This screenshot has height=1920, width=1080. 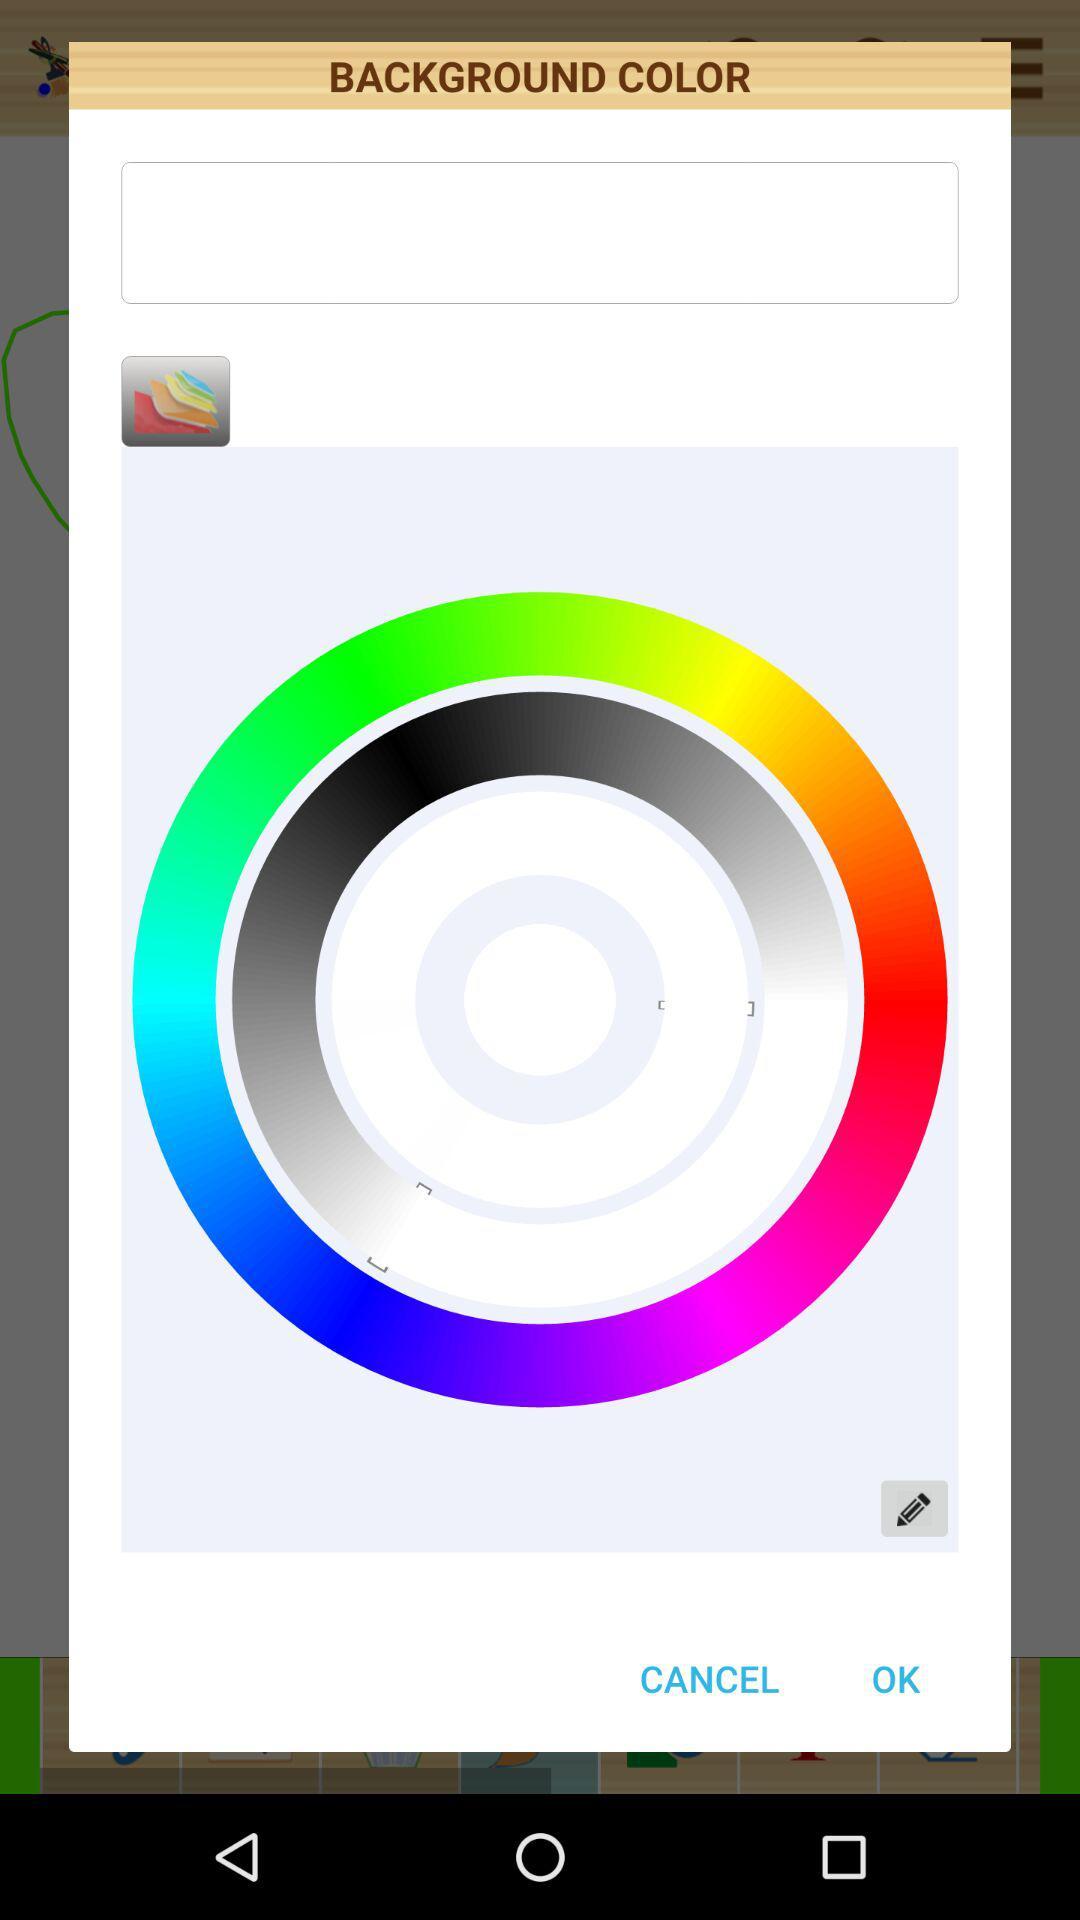 I want to click on item at the bottom, so click(x=708, y=1678).